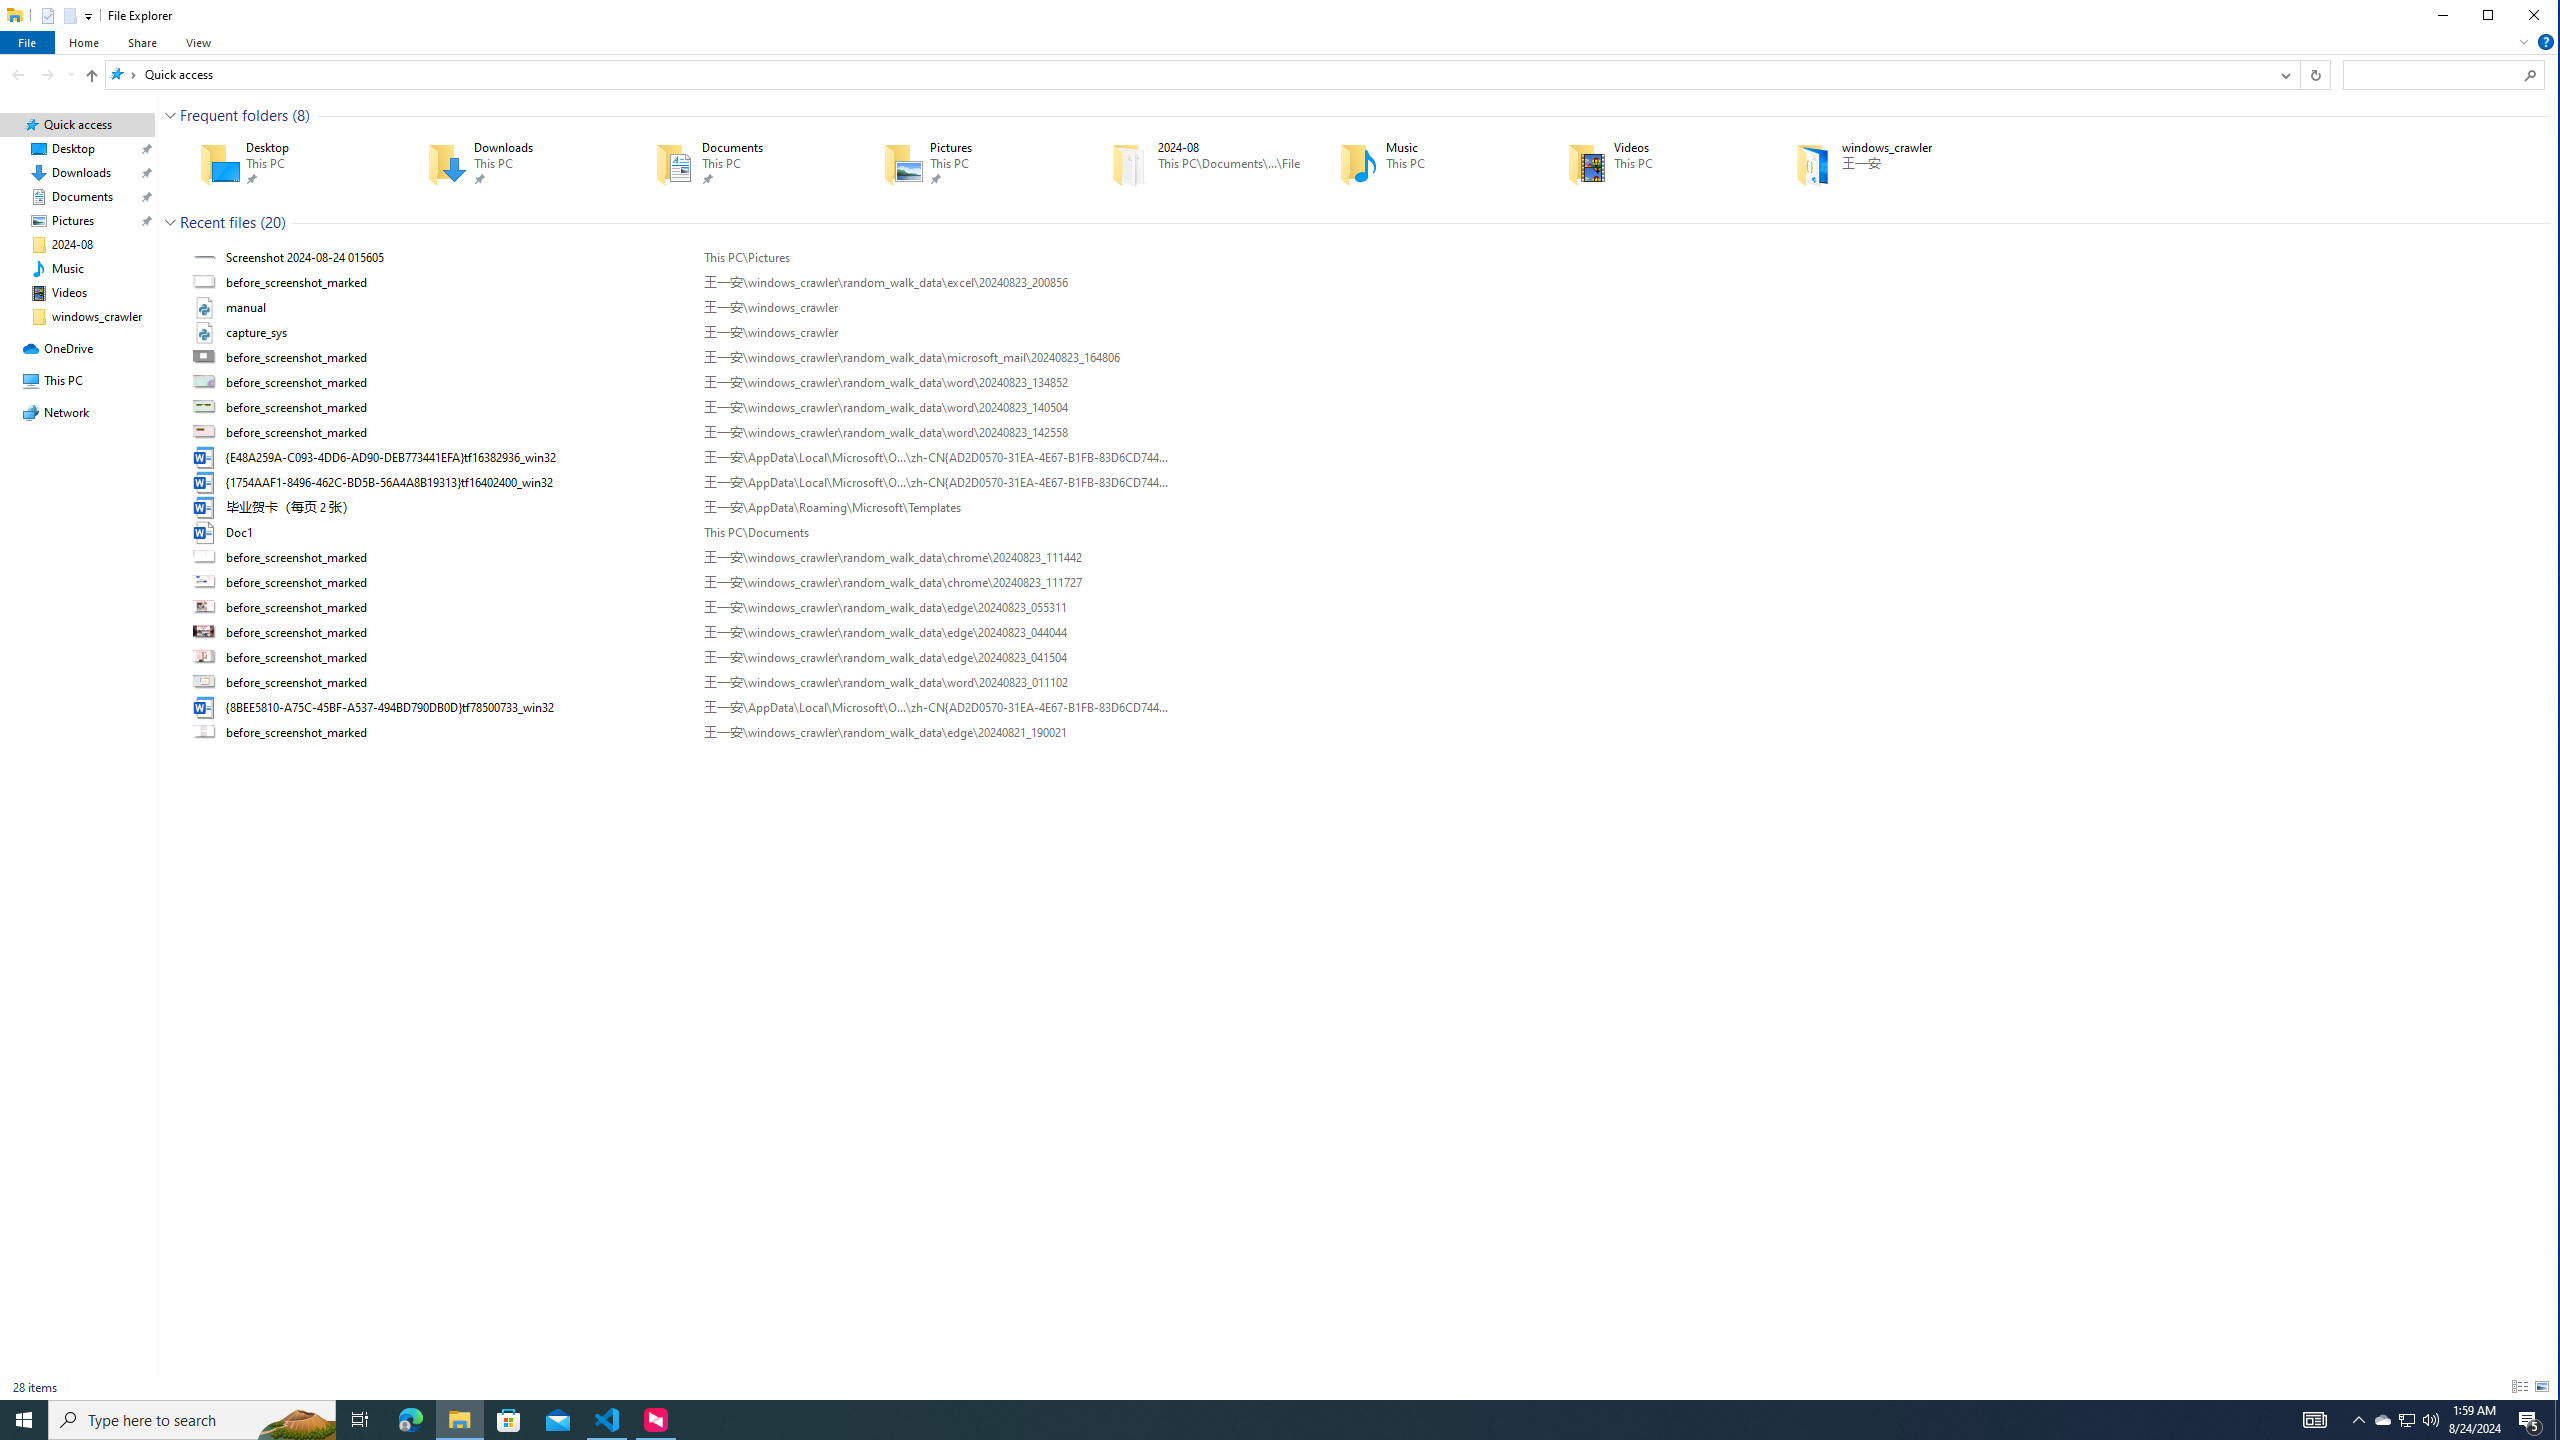 Image resolution: width=2560 pixels, height=1440 pixels. Describe the element at coordinates (2519, 1387) in the screenshot. I see `'Details'` at that location.